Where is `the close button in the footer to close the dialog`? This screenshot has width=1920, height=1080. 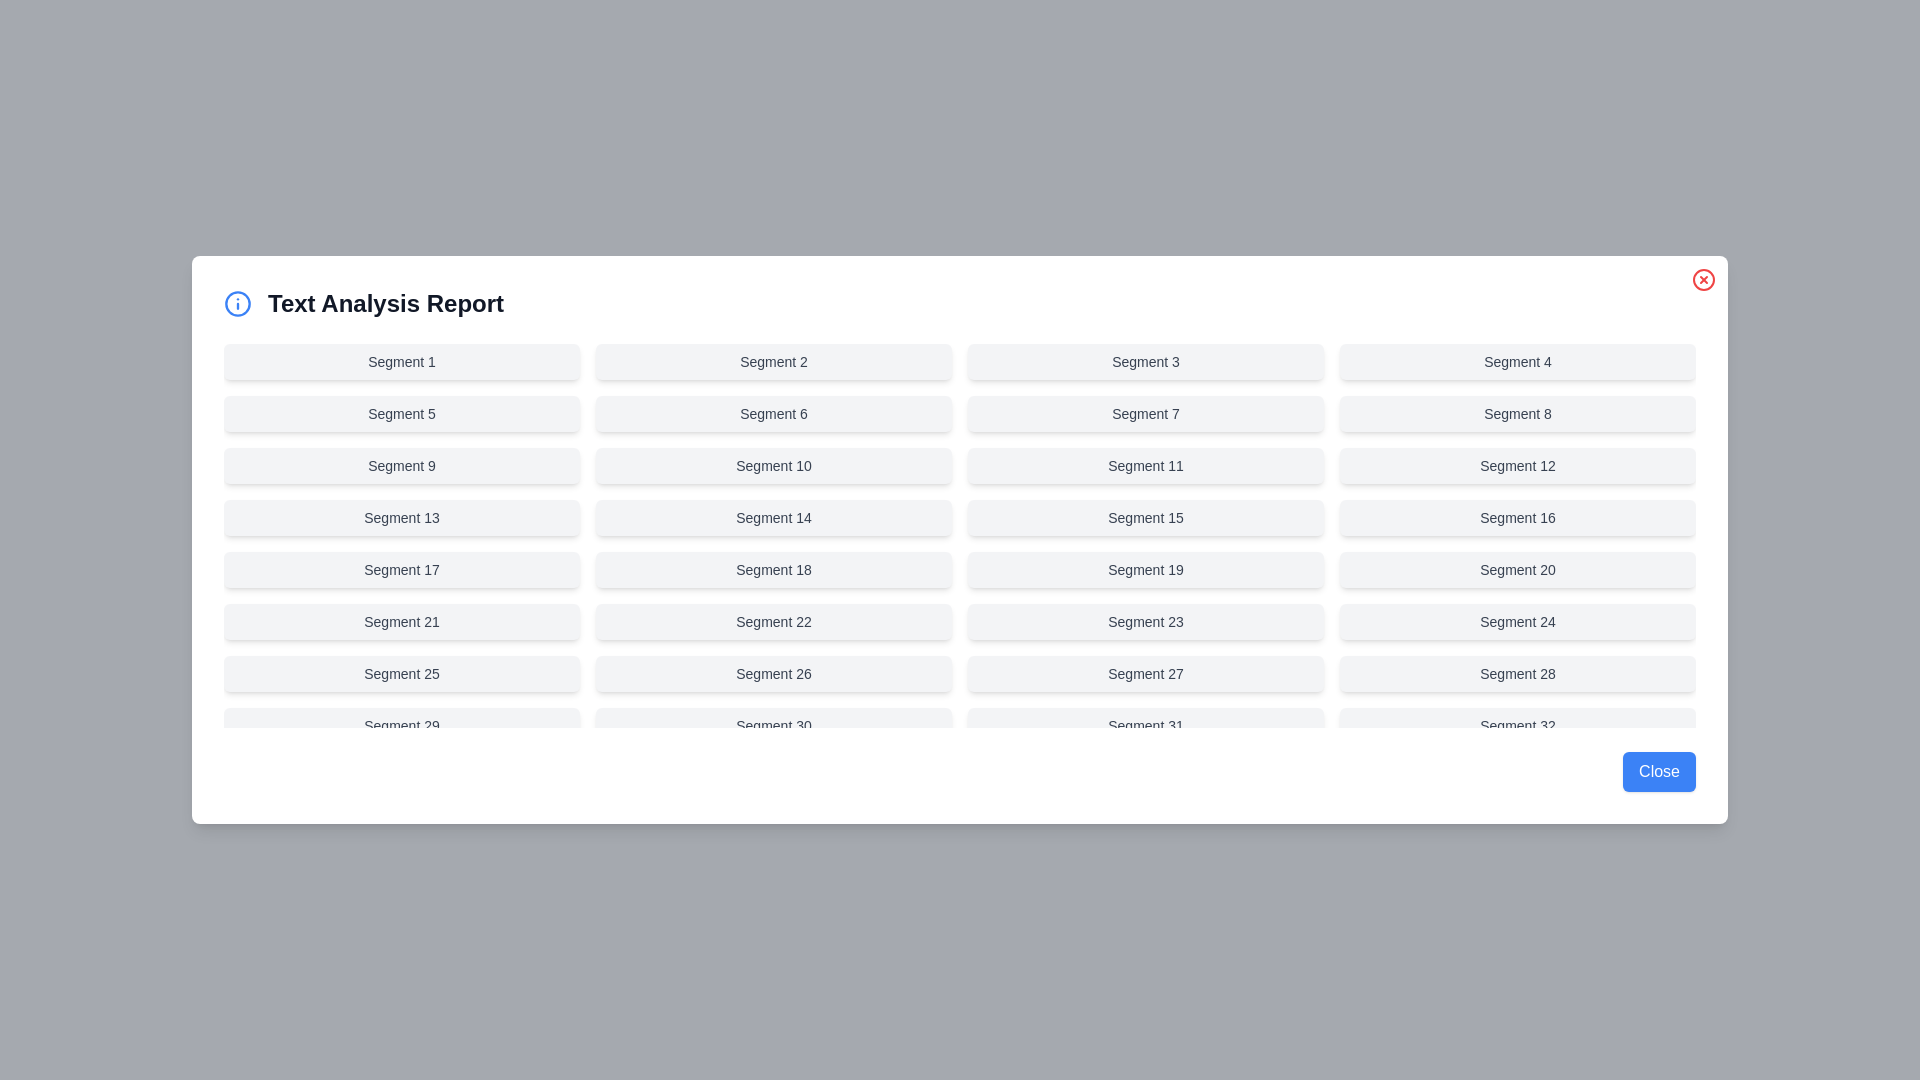
the close button in the footer to close the dialog is located at coordinates (1659, 770).